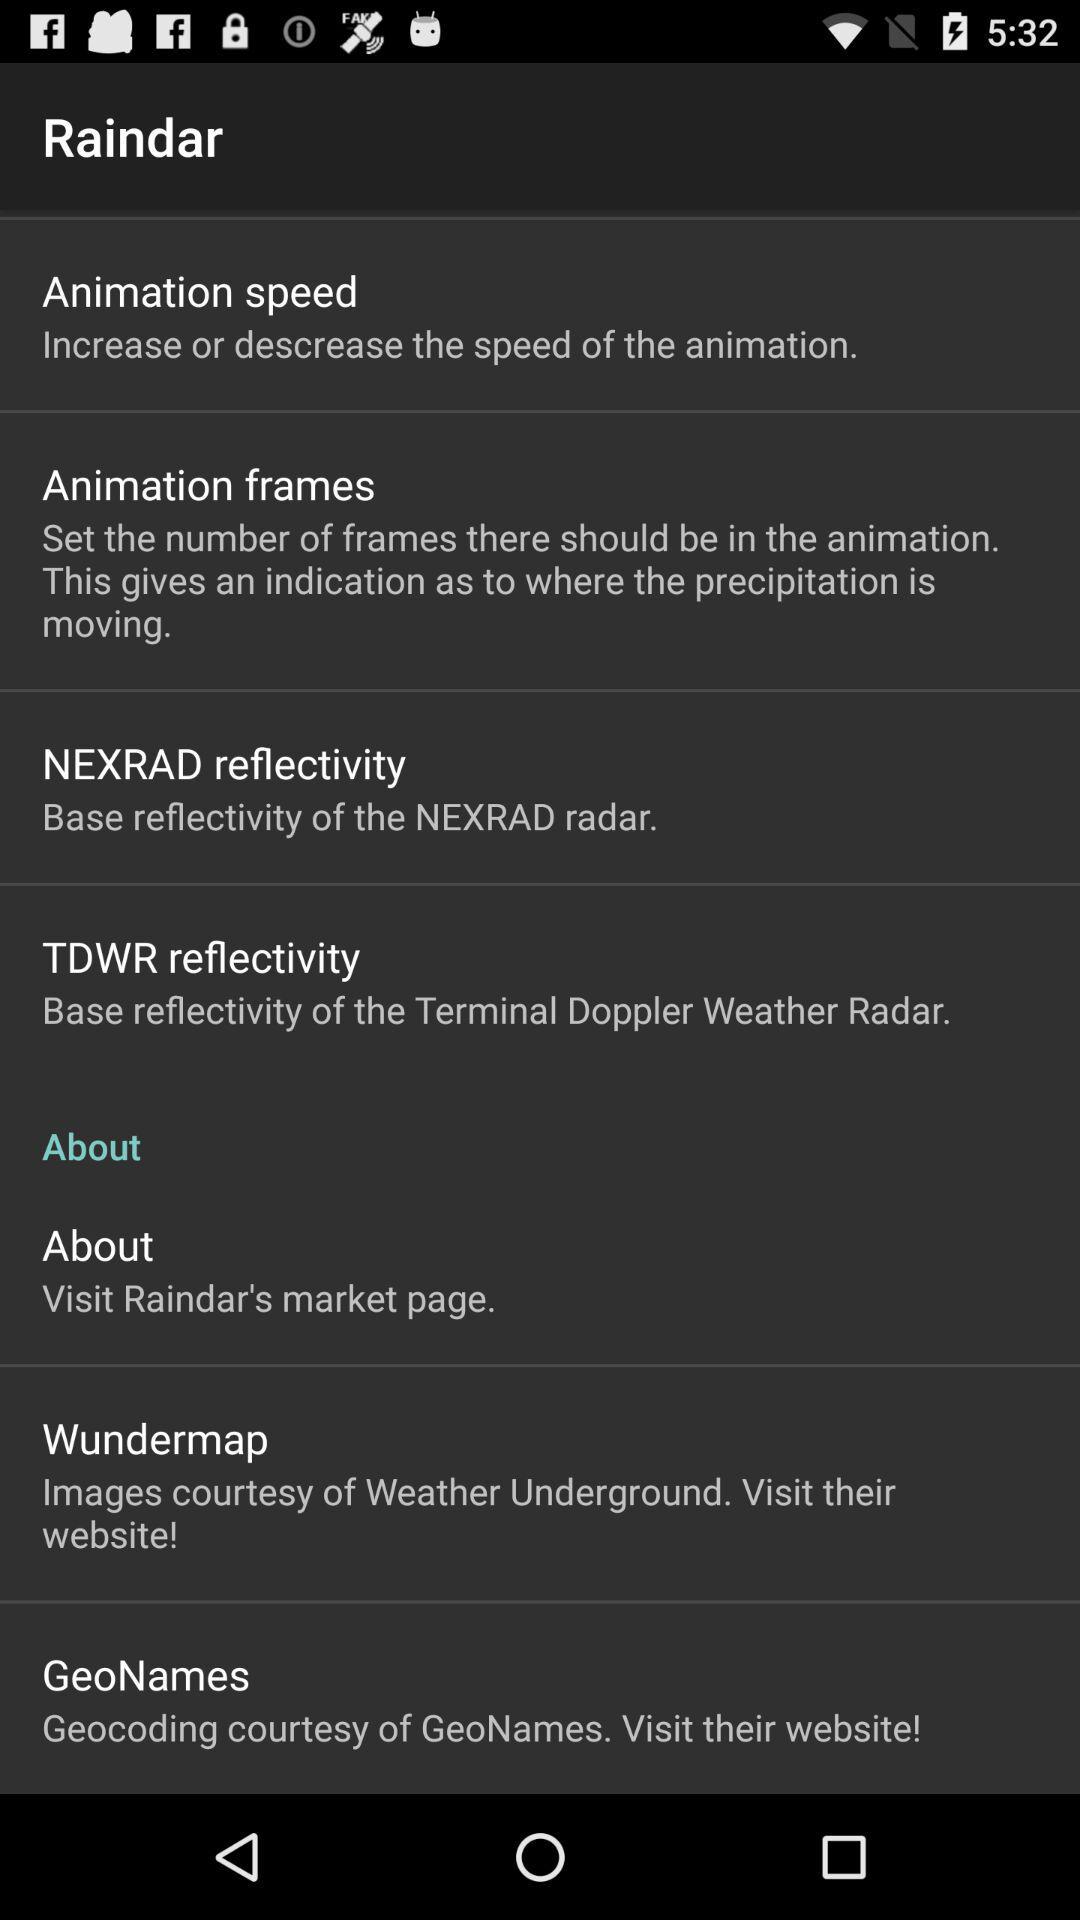  Describe the element at coordinates (268, 1297) in the screenshot. I see `icon below the about` at that location.